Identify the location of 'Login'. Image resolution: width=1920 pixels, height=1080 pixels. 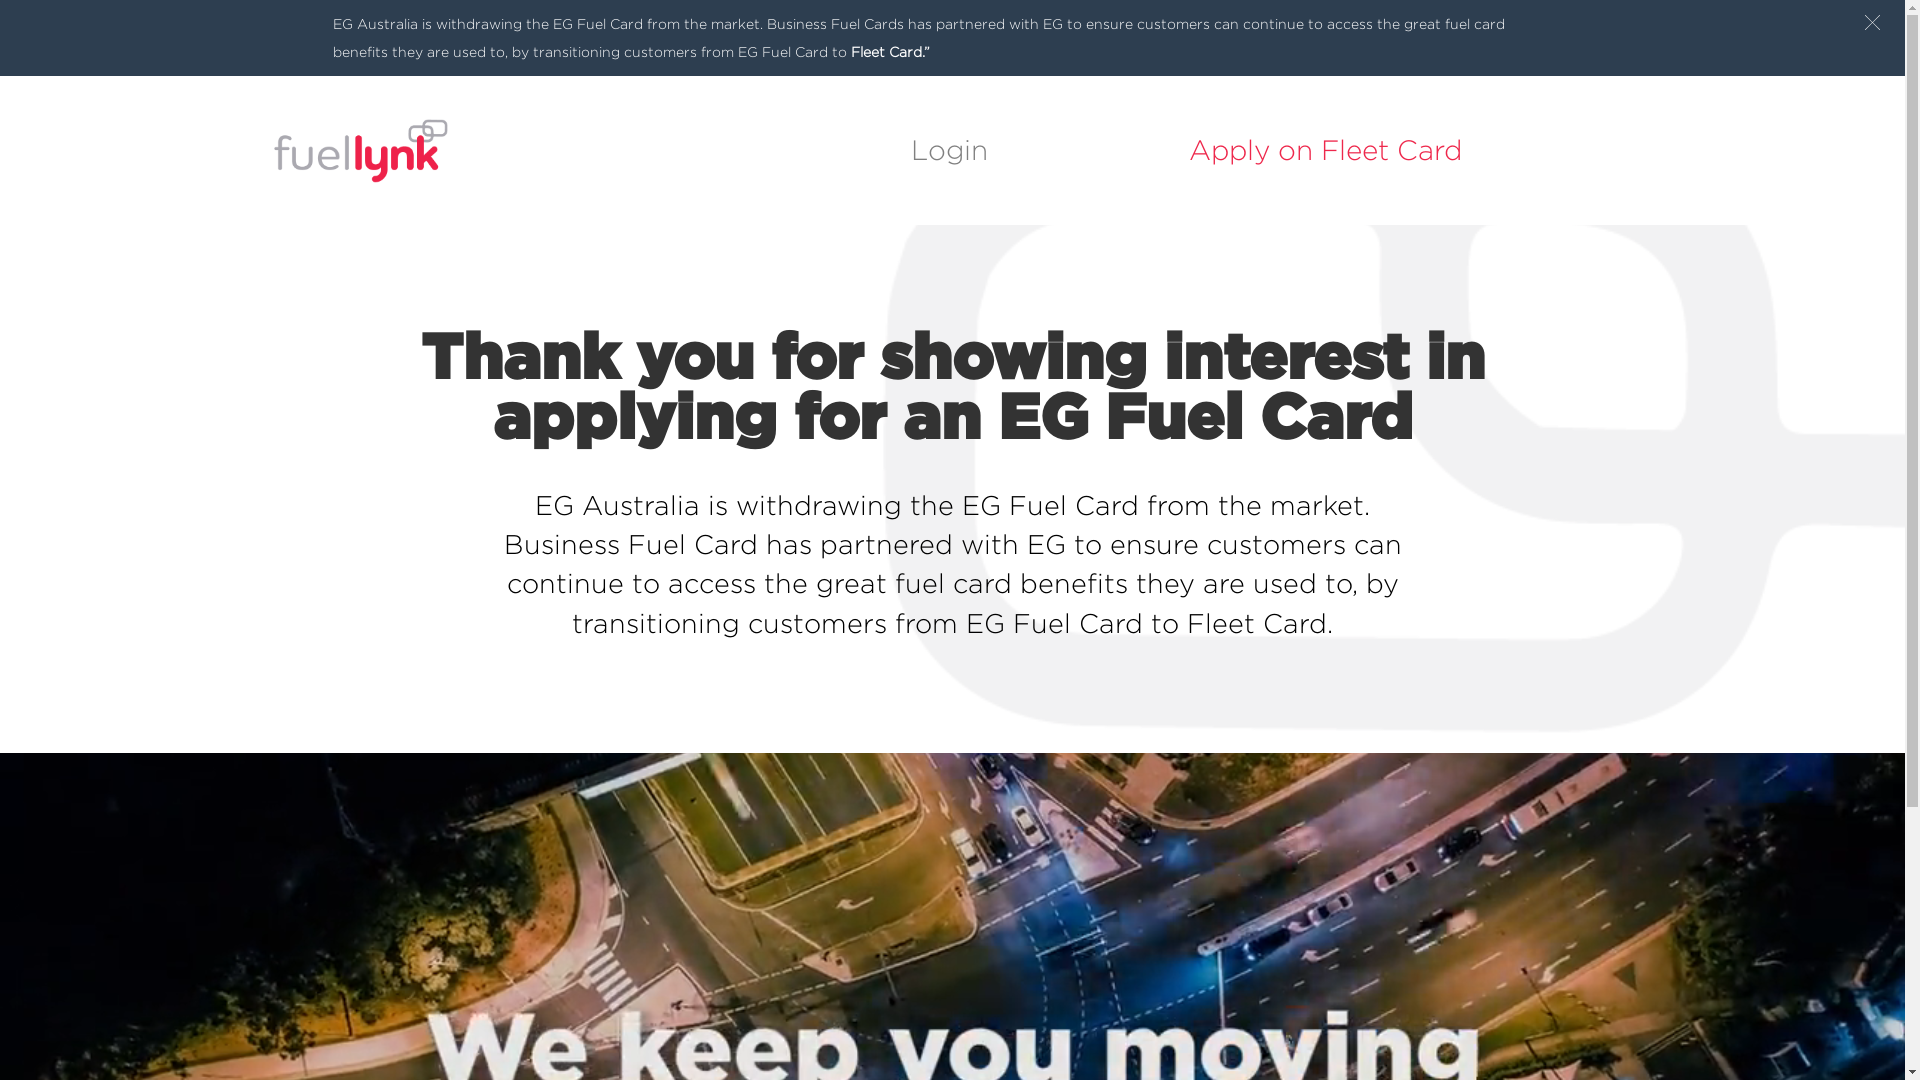
(948, 149).